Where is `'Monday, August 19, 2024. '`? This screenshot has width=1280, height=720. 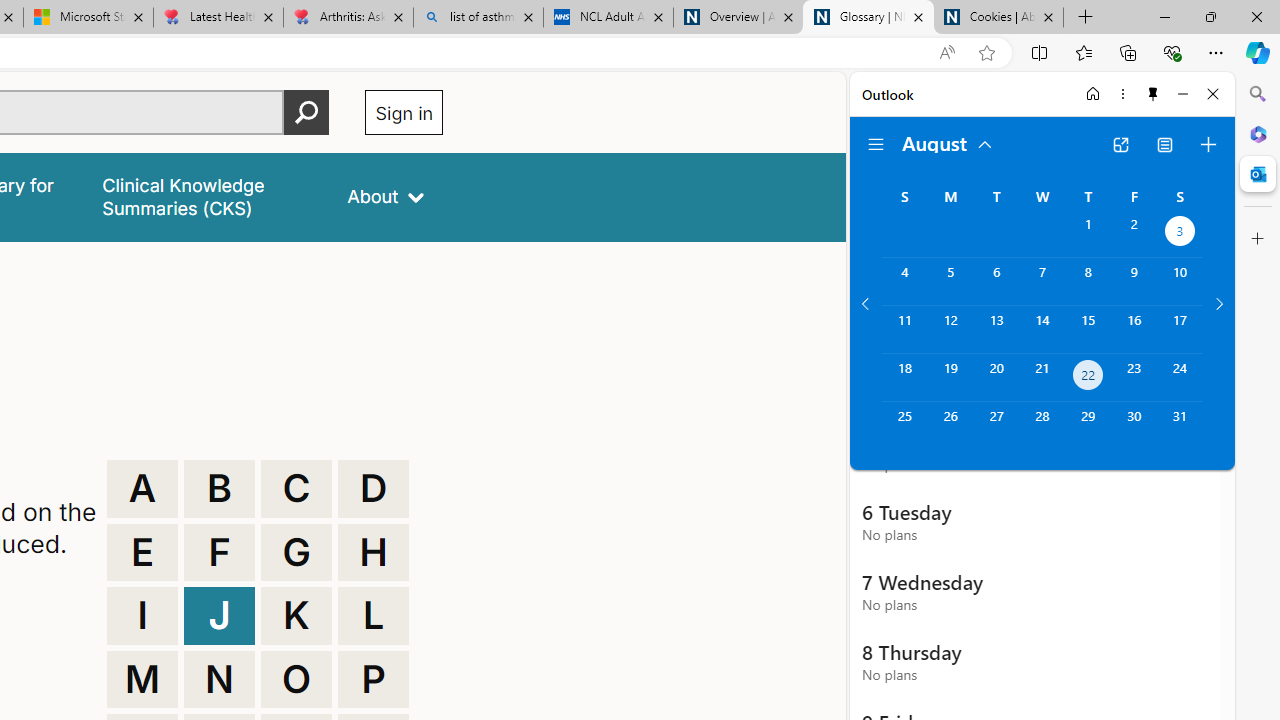 'Monday, August 19, 2024. ' is located at coordinates (949, 377).